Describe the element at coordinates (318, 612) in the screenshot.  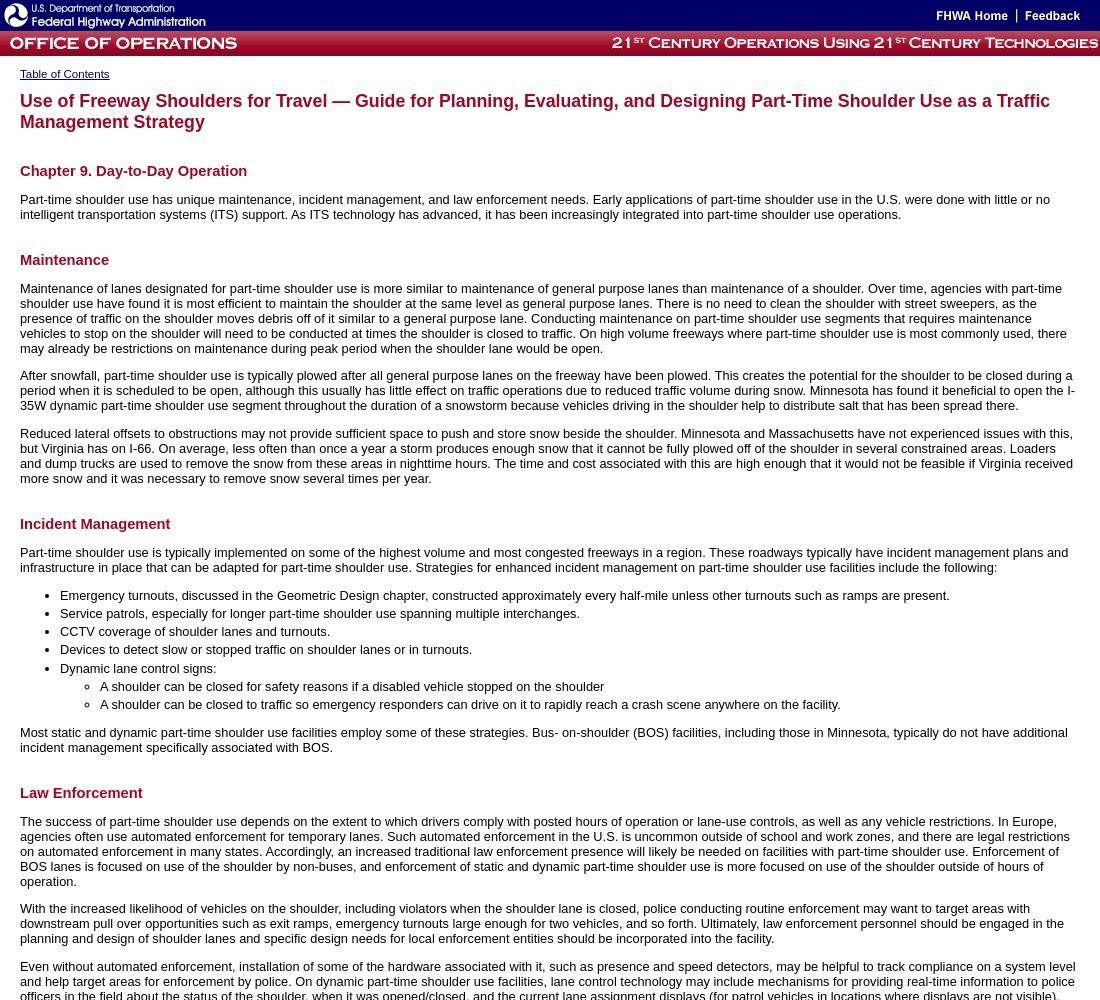
I see `'Service patrols, especially for longer part-time shoulder use spanning multiple interchanges.'` at that location.